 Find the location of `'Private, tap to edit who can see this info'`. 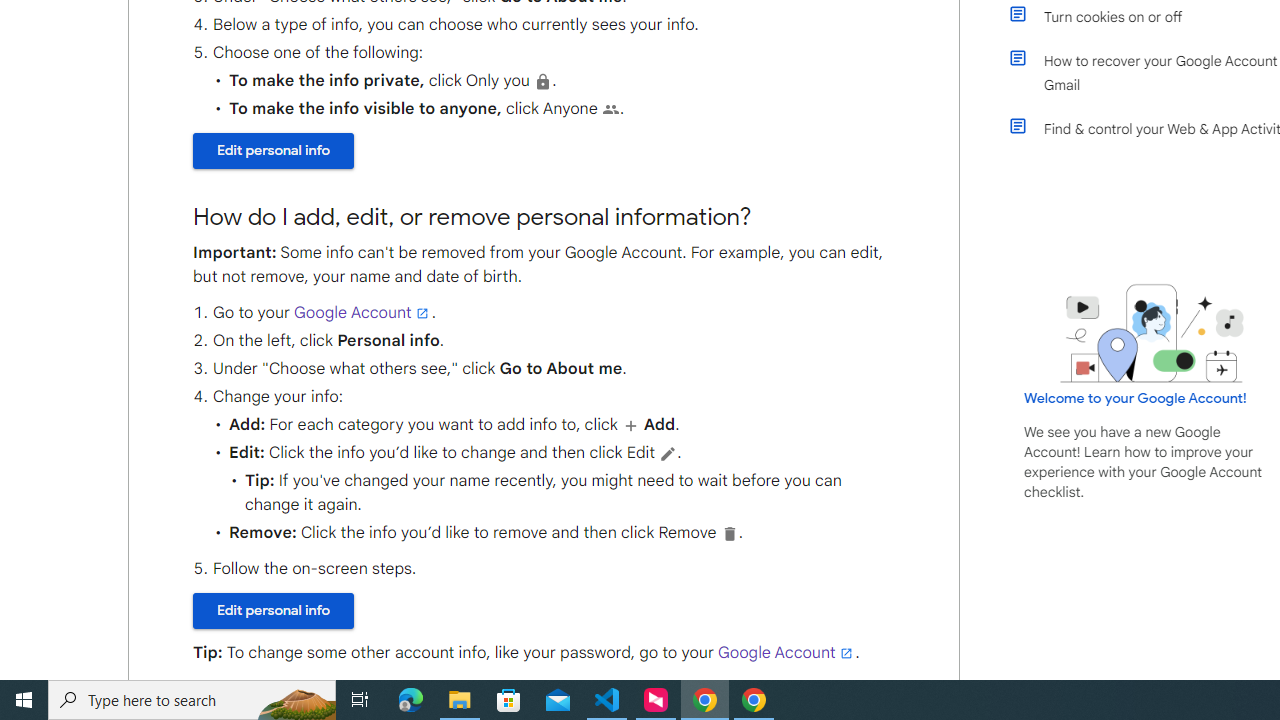

'Private, tap to edit who can see this info' is located at coordinates (543, 80).